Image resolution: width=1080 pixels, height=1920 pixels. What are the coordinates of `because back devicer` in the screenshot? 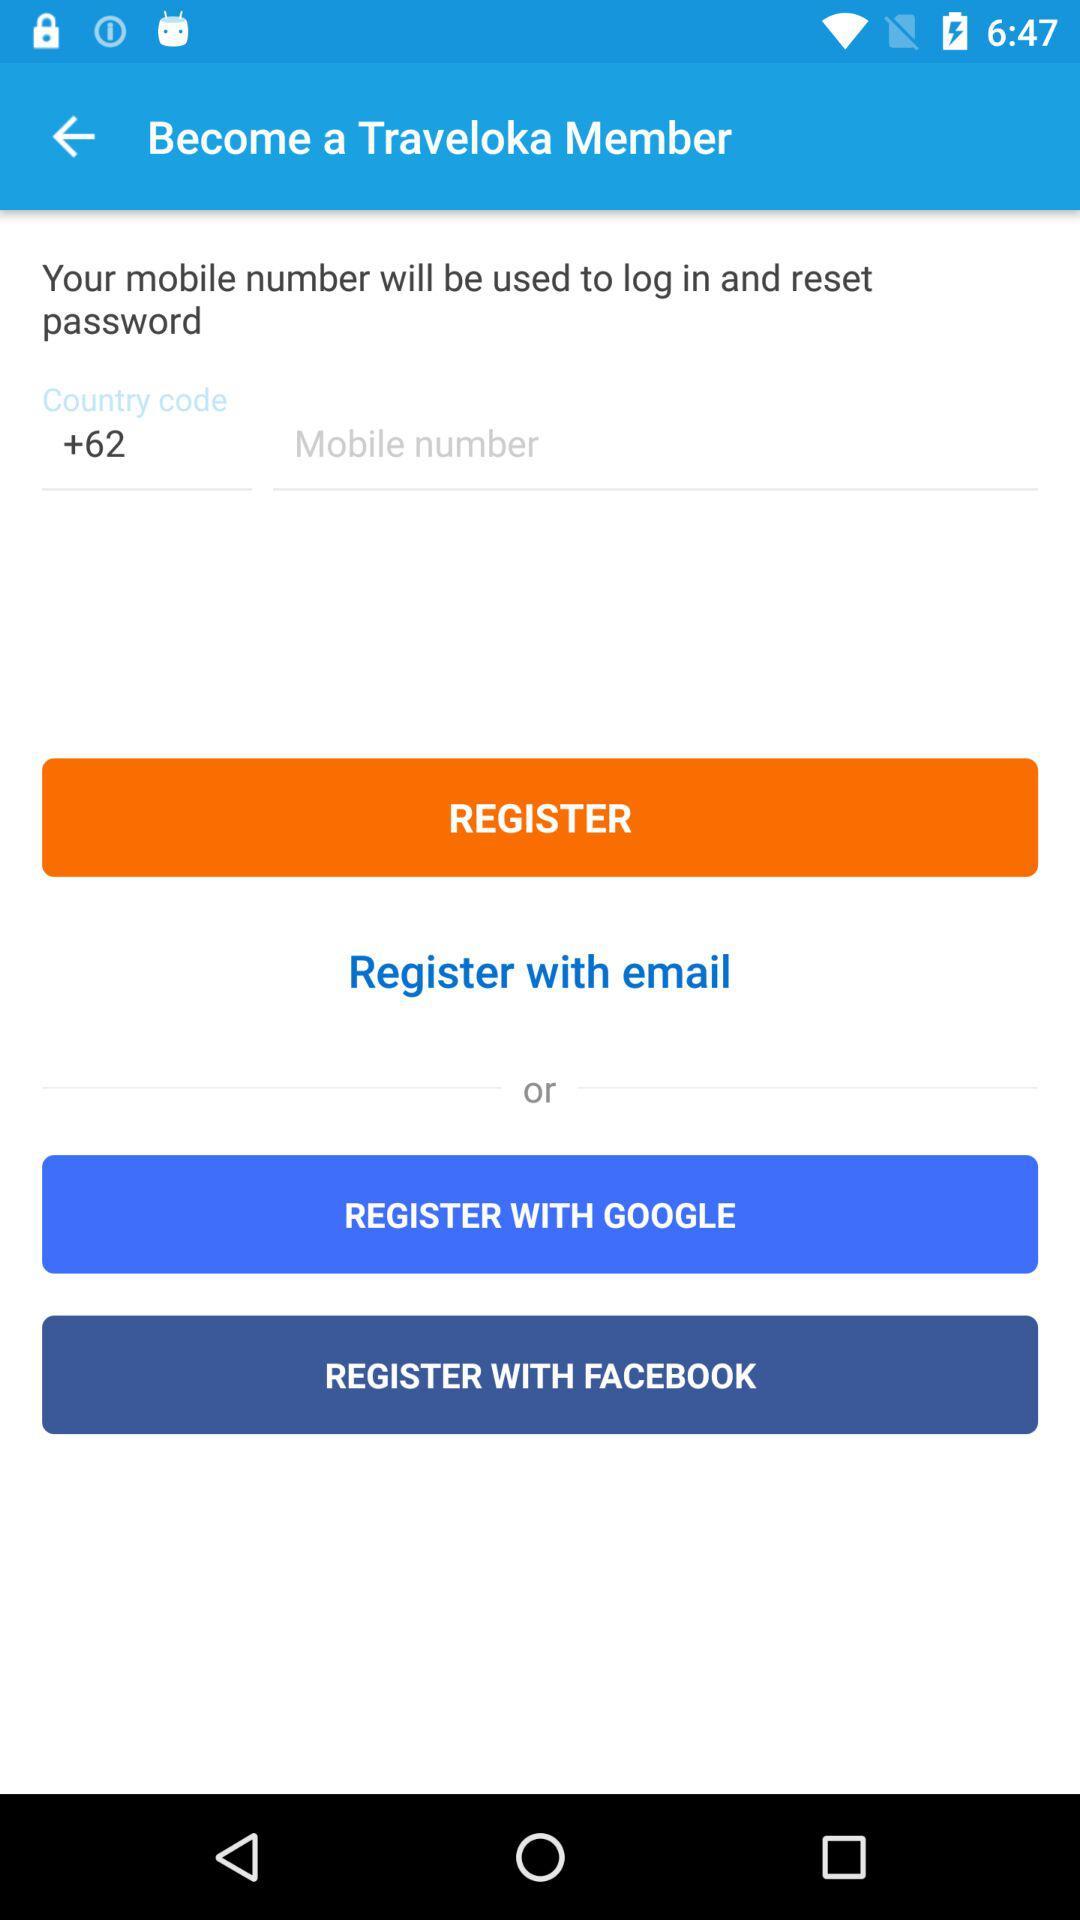 It's located at (655, 454).